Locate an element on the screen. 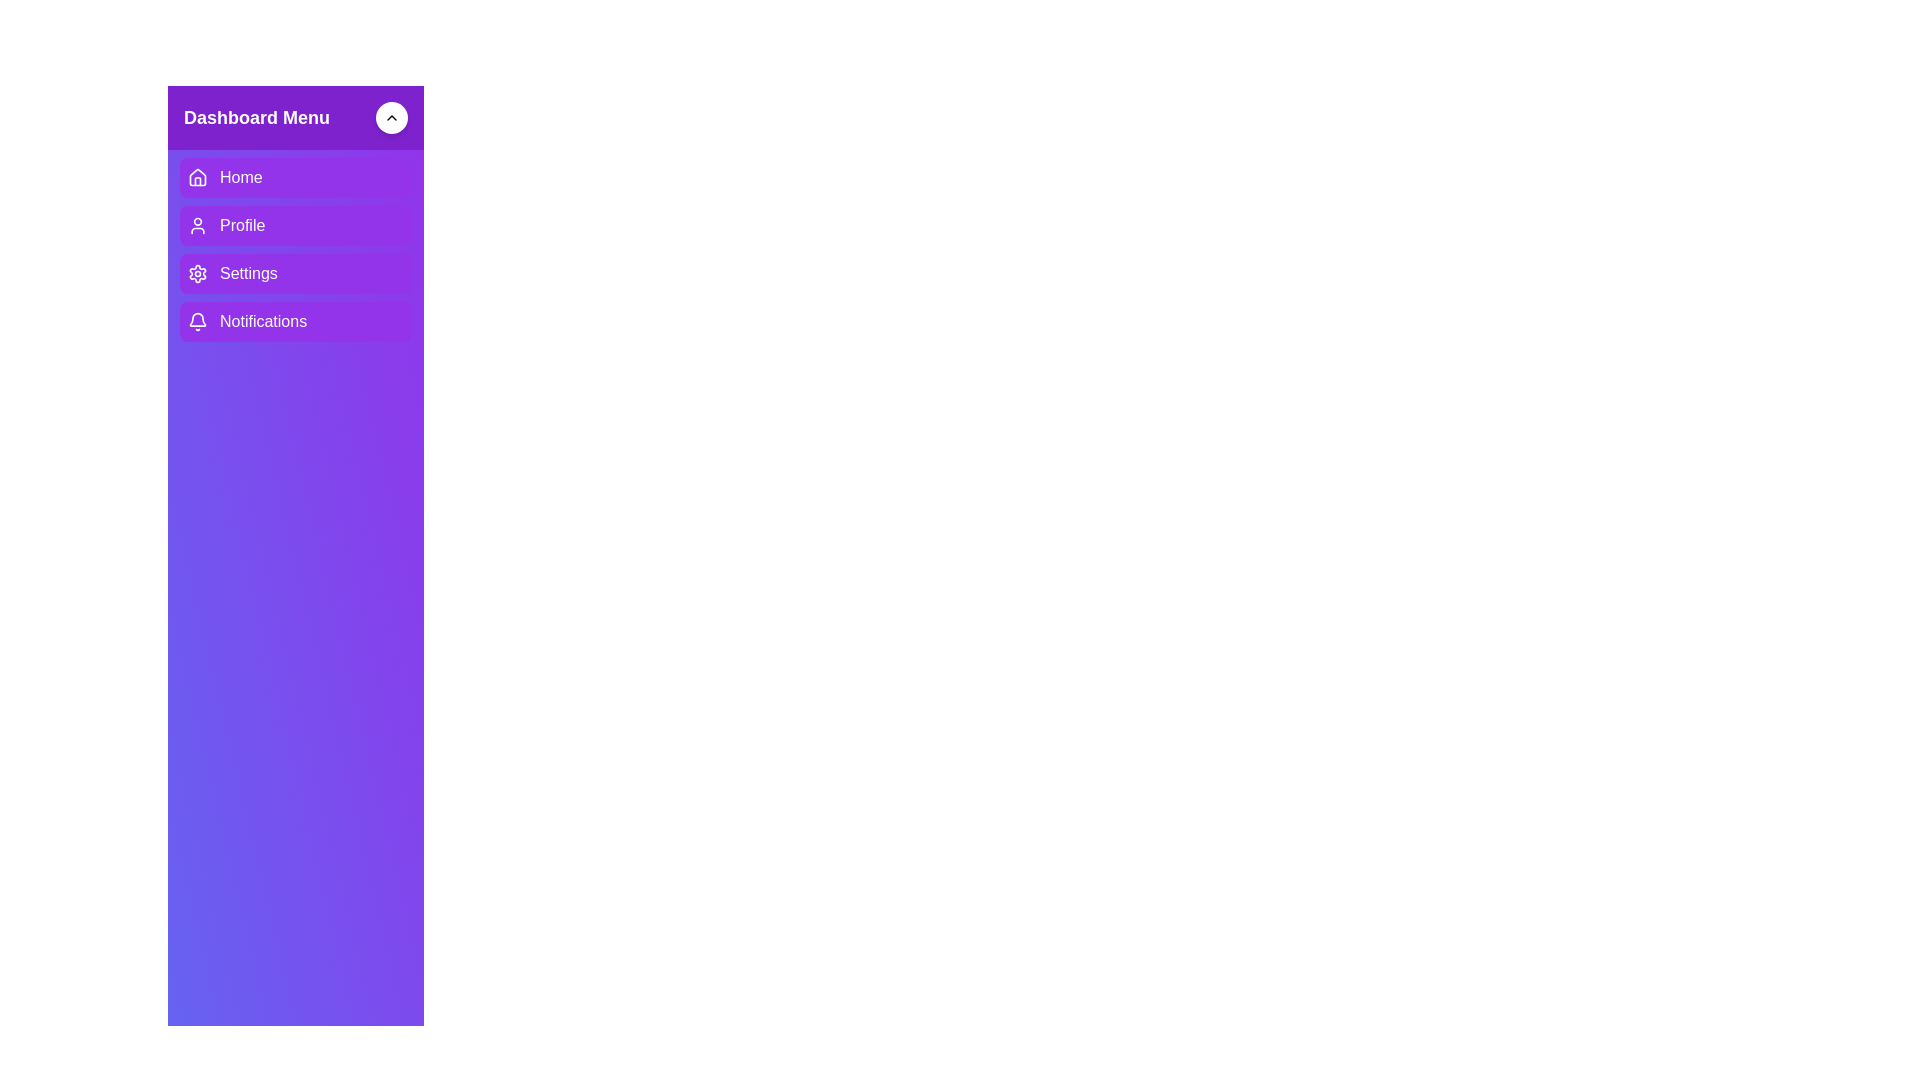  the chevron icon located at the center of the circular button in the top-right corner of the sidebar under the 'Dashboard Menu' is located at coordinates (392, 118).